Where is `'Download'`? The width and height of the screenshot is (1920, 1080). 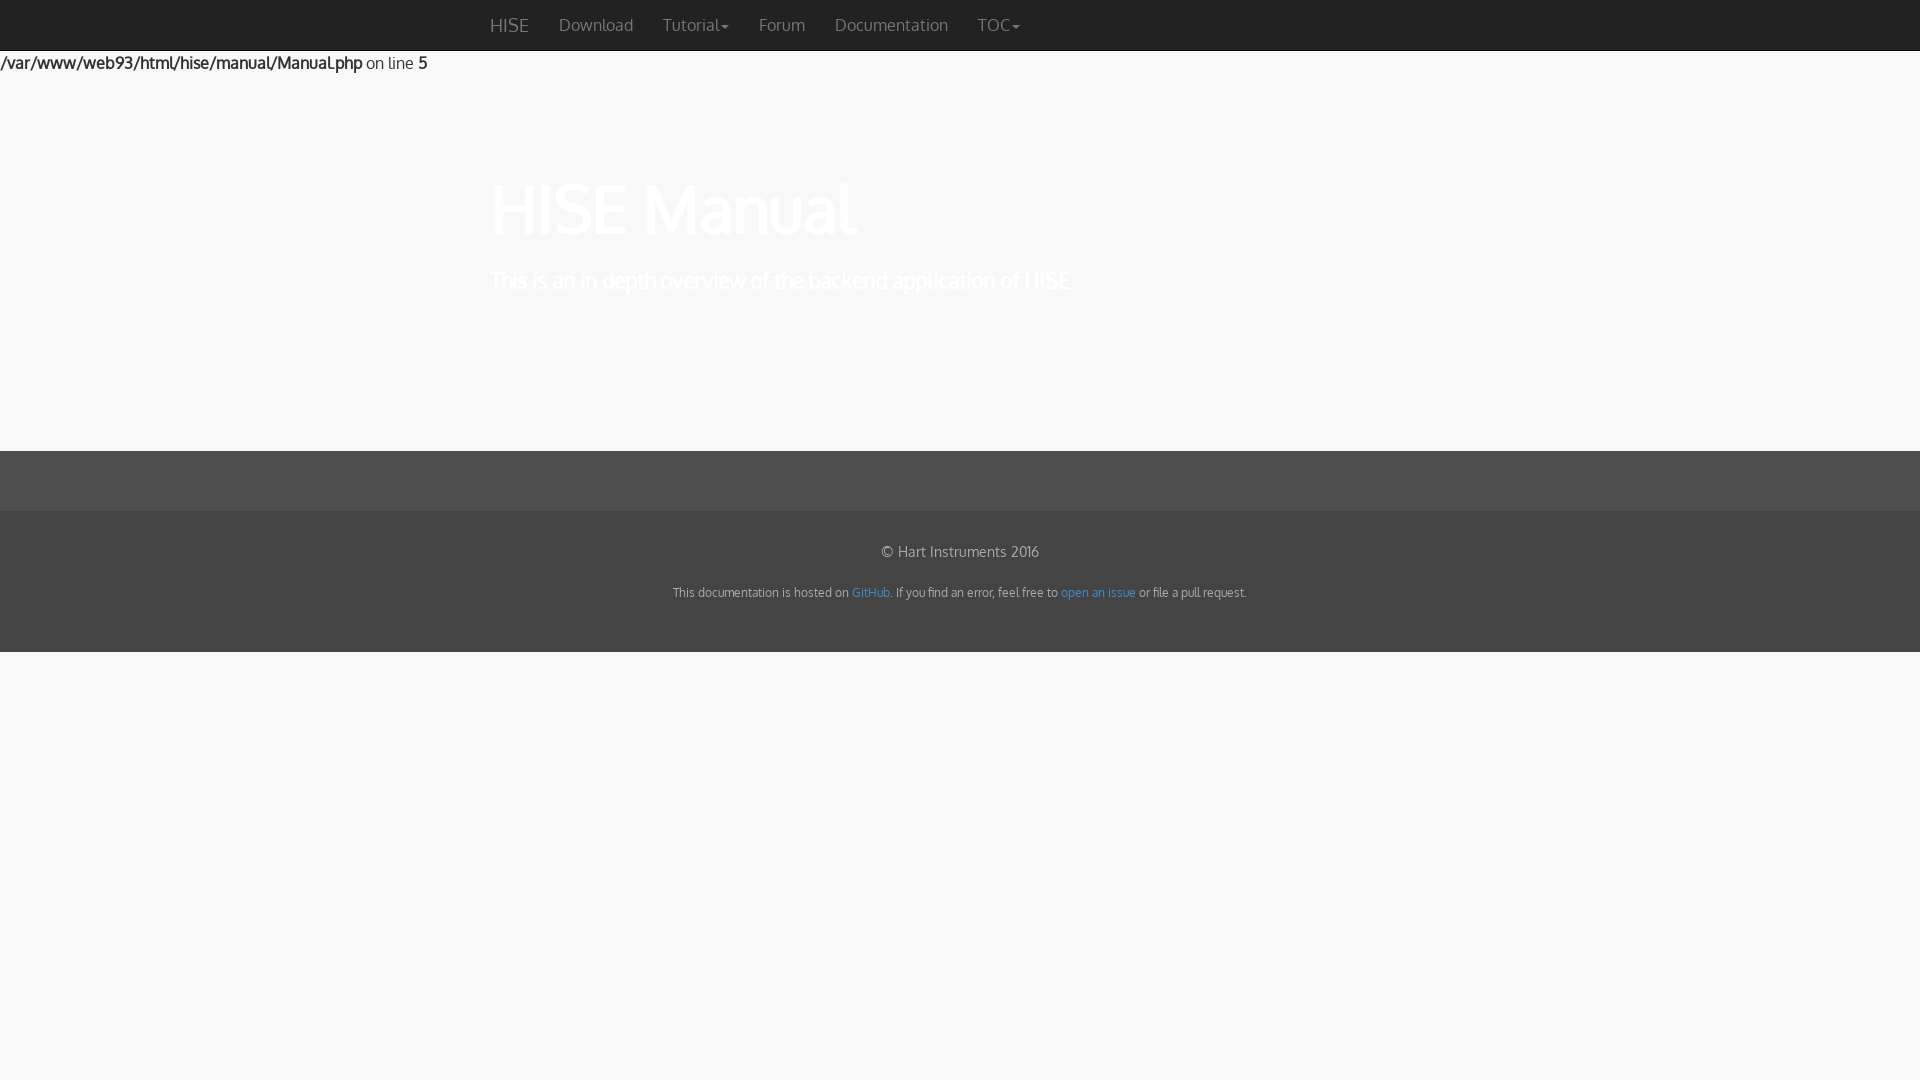 'Download' is located at coordinates (594, 24).